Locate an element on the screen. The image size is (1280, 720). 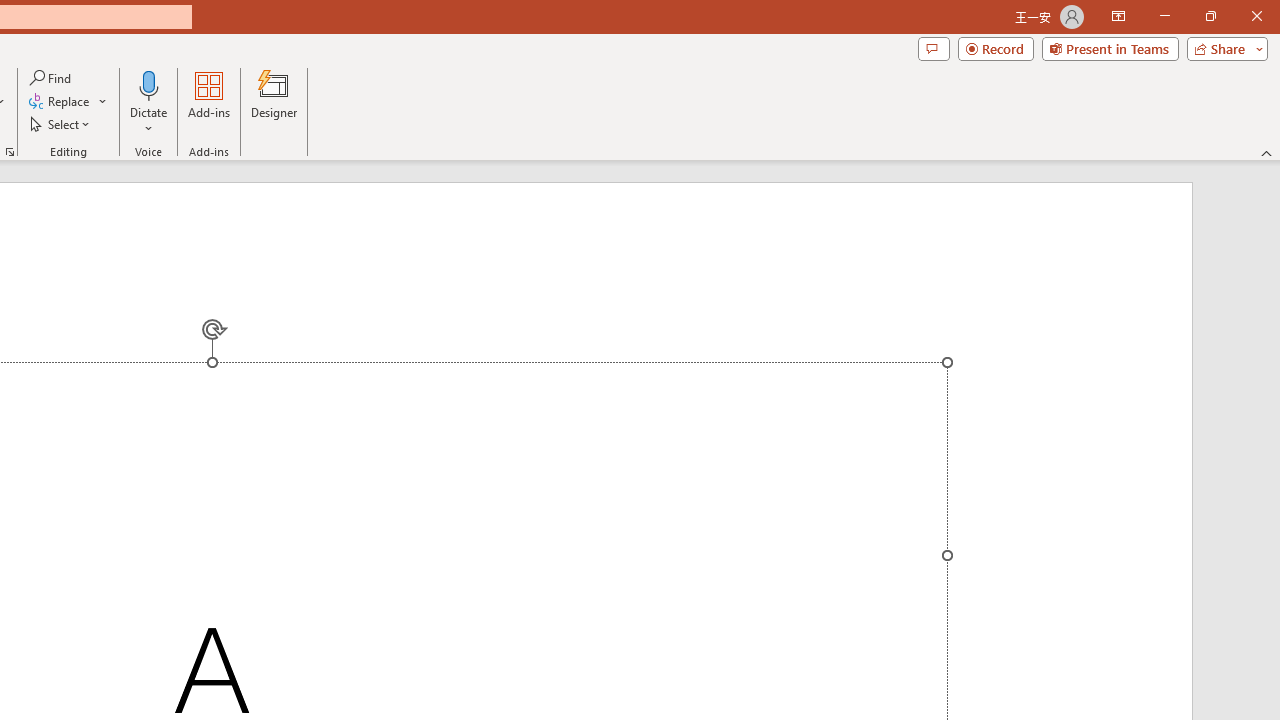
'Present in Teams' is located at coordinates (1109, 47).